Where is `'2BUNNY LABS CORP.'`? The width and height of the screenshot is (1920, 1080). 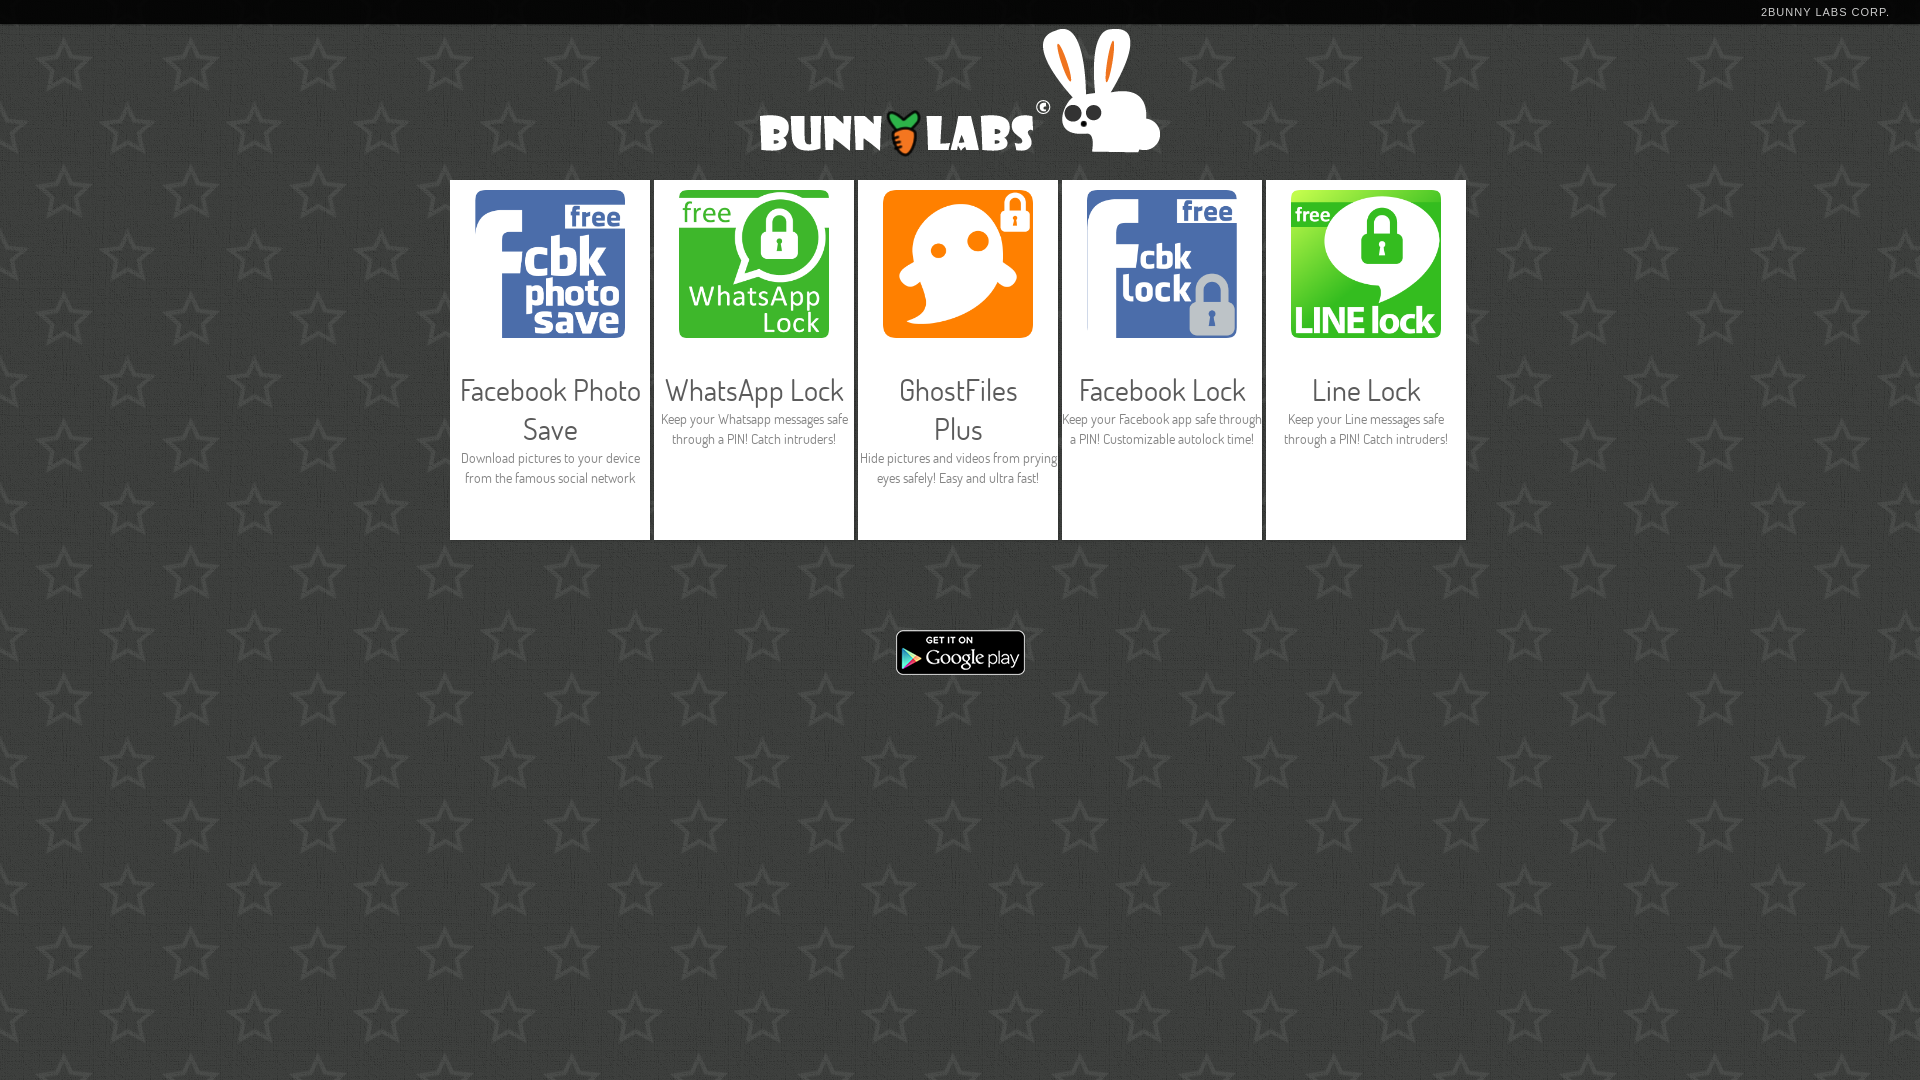 '2BUNNY LABS CORP.' is located at coordinates (1825, 11).